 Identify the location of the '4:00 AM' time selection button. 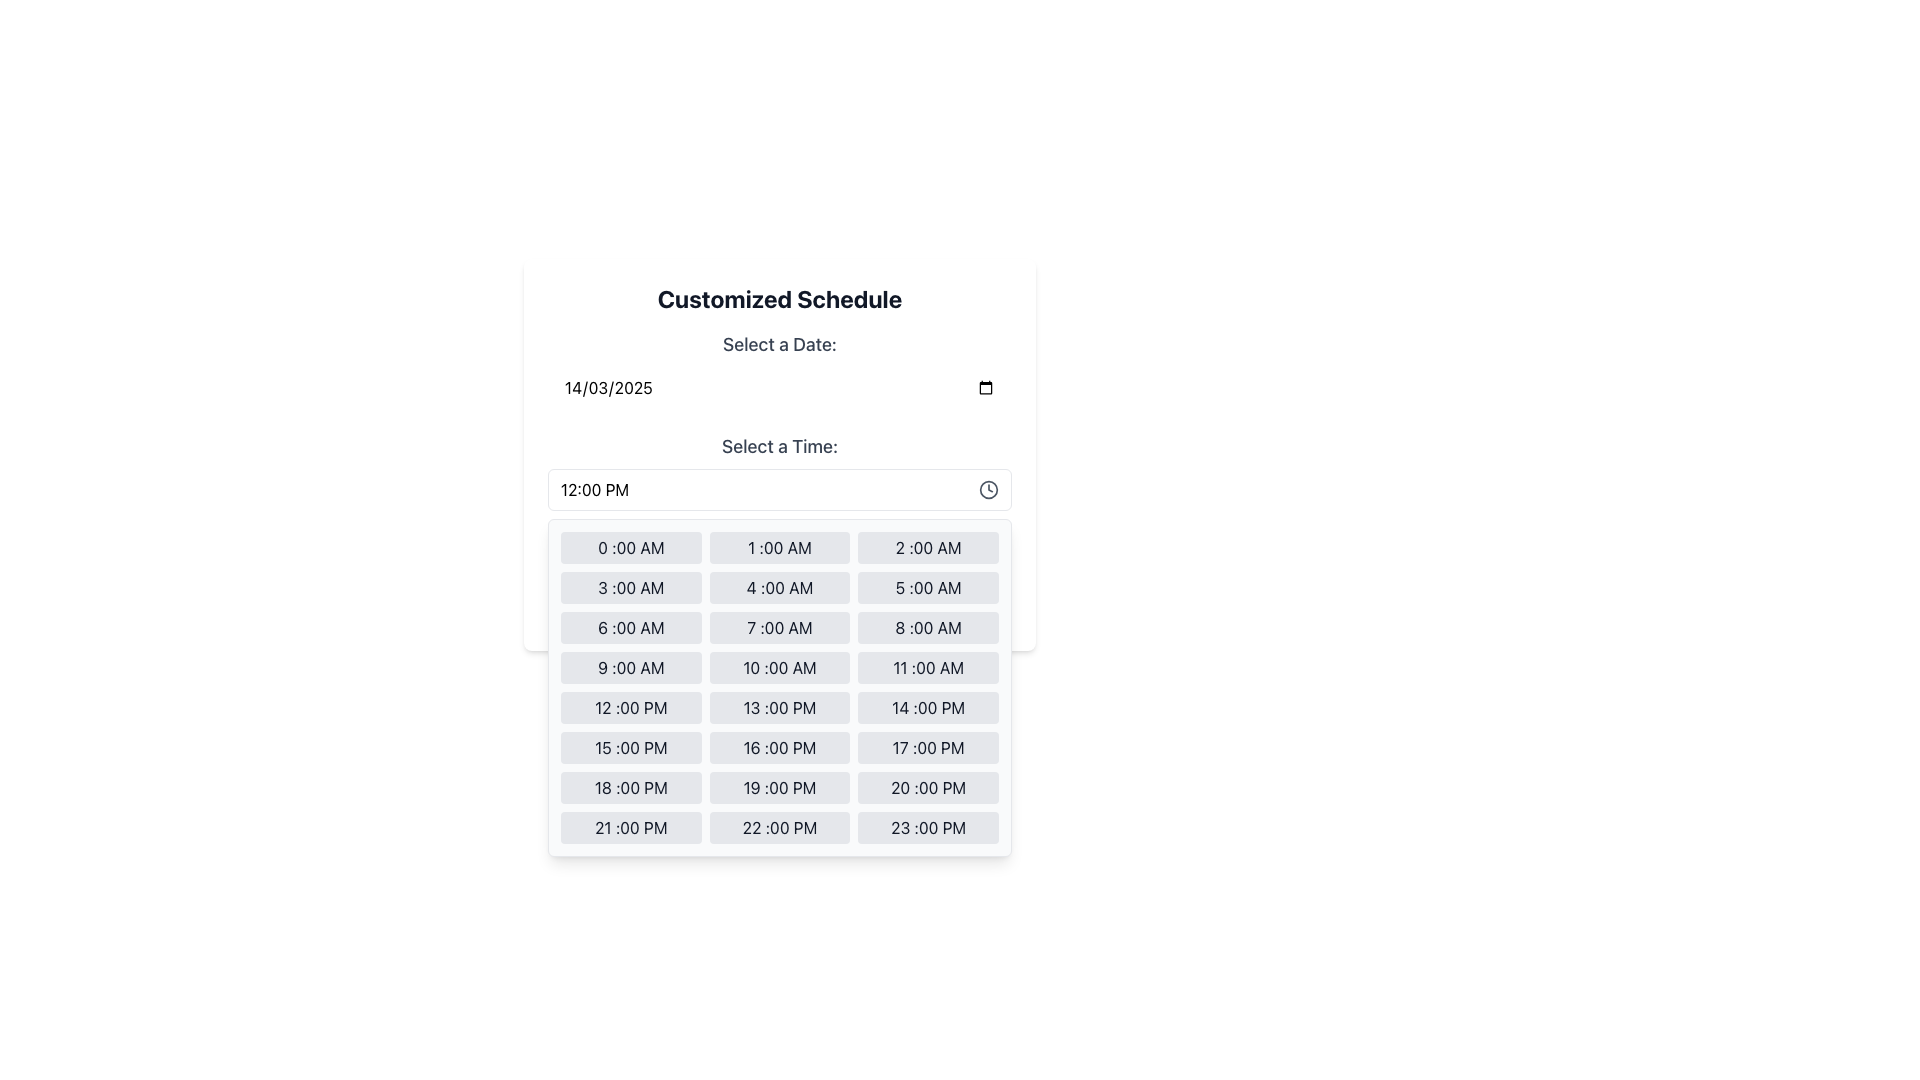
(778, 586).